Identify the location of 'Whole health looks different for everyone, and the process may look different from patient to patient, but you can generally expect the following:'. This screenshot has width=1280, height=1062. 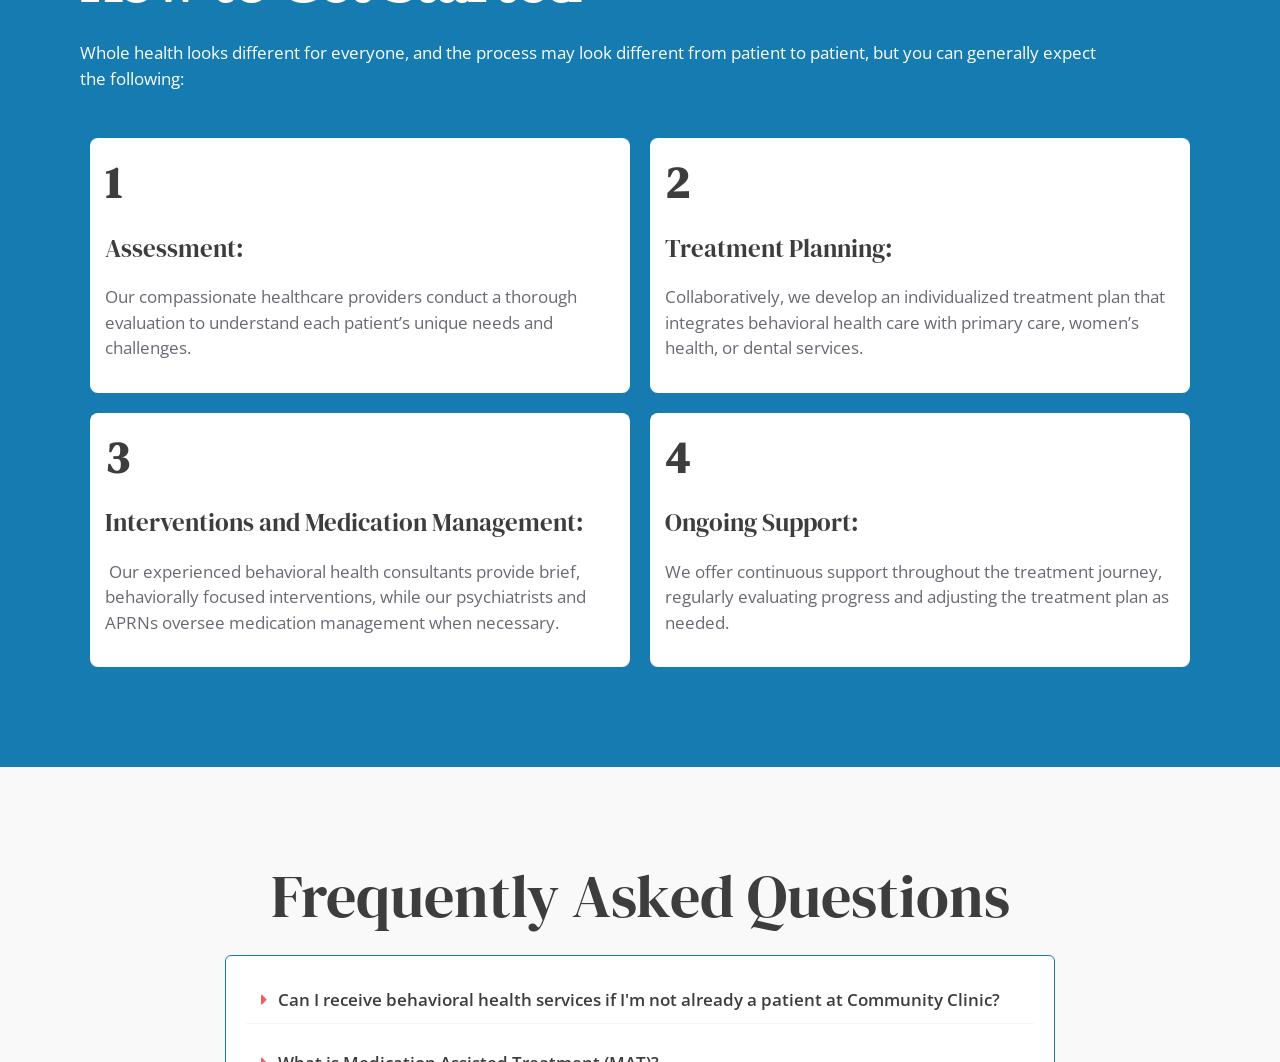
(587, 64).